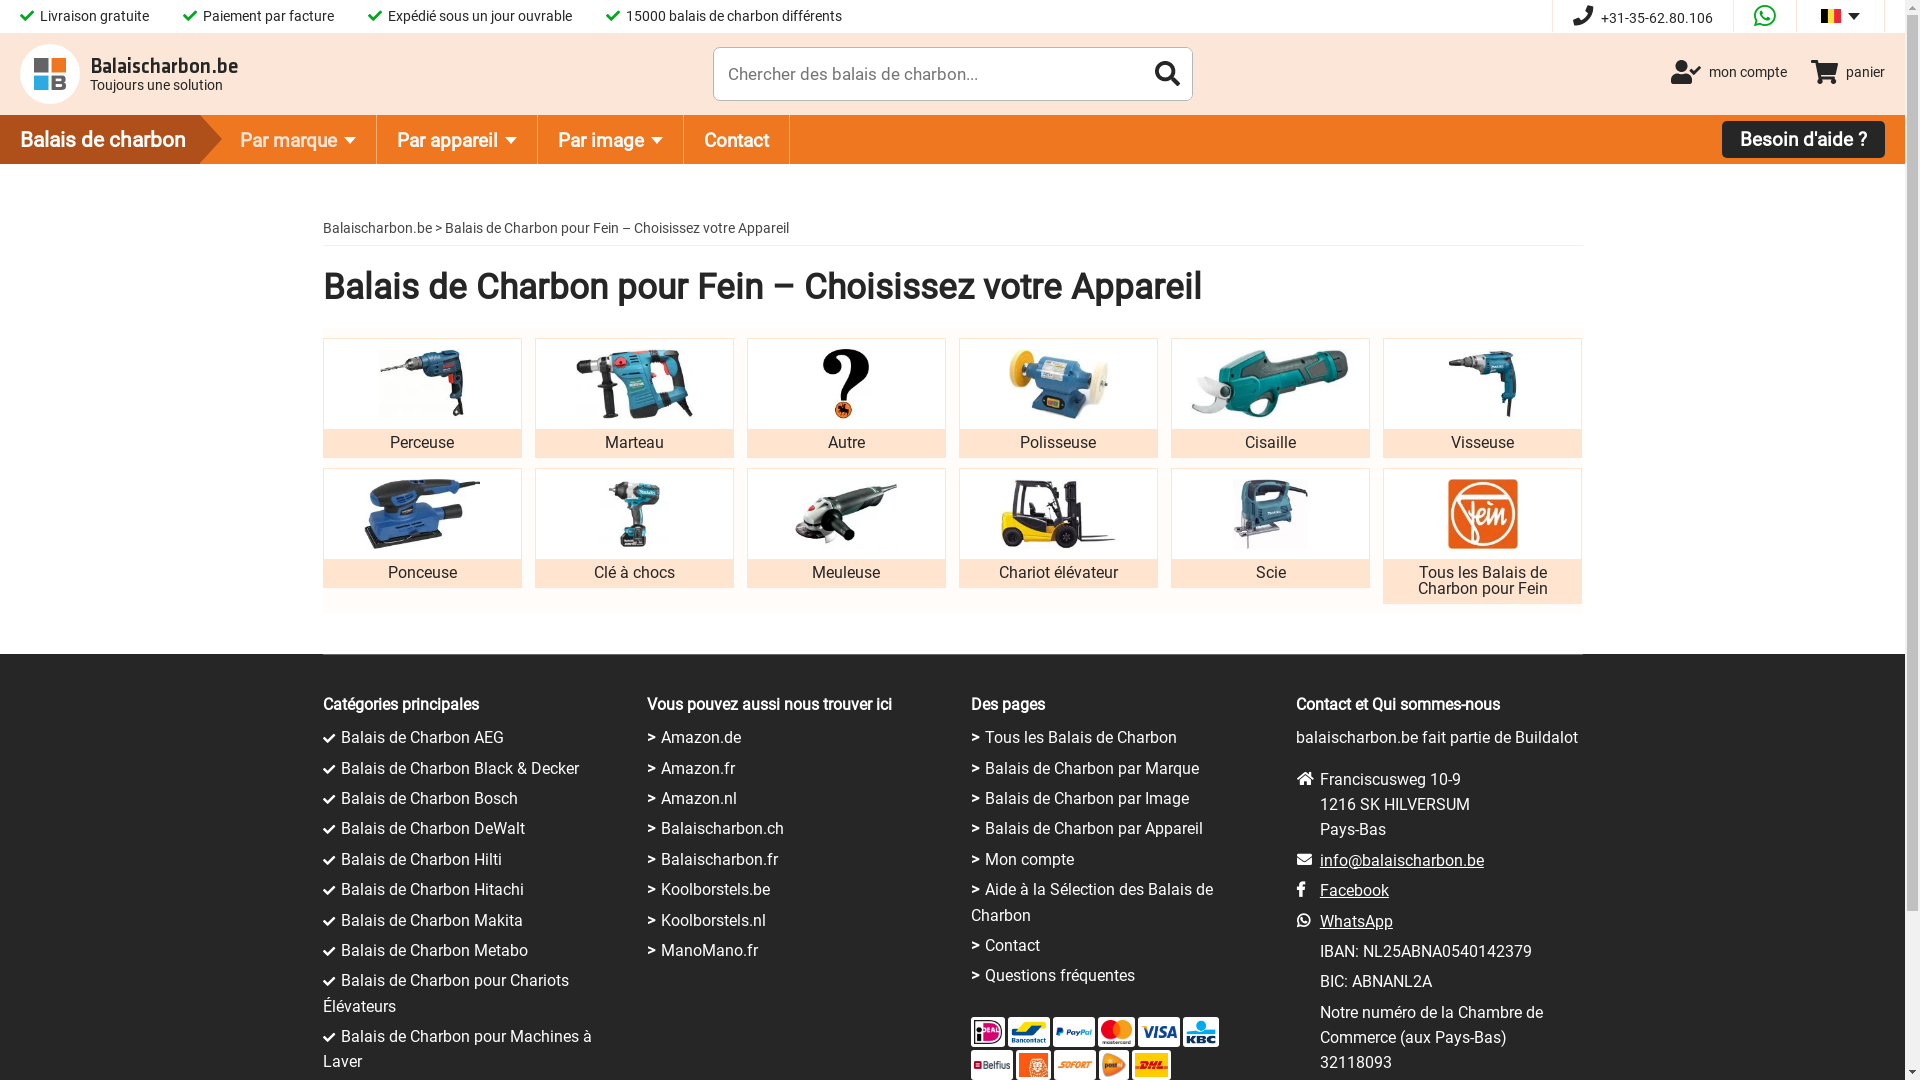 The image size is (1920, 1080). Describe the element at coordinates (1055, 1063) in the screenshot. I see `'Sofort-logo'` at that location.